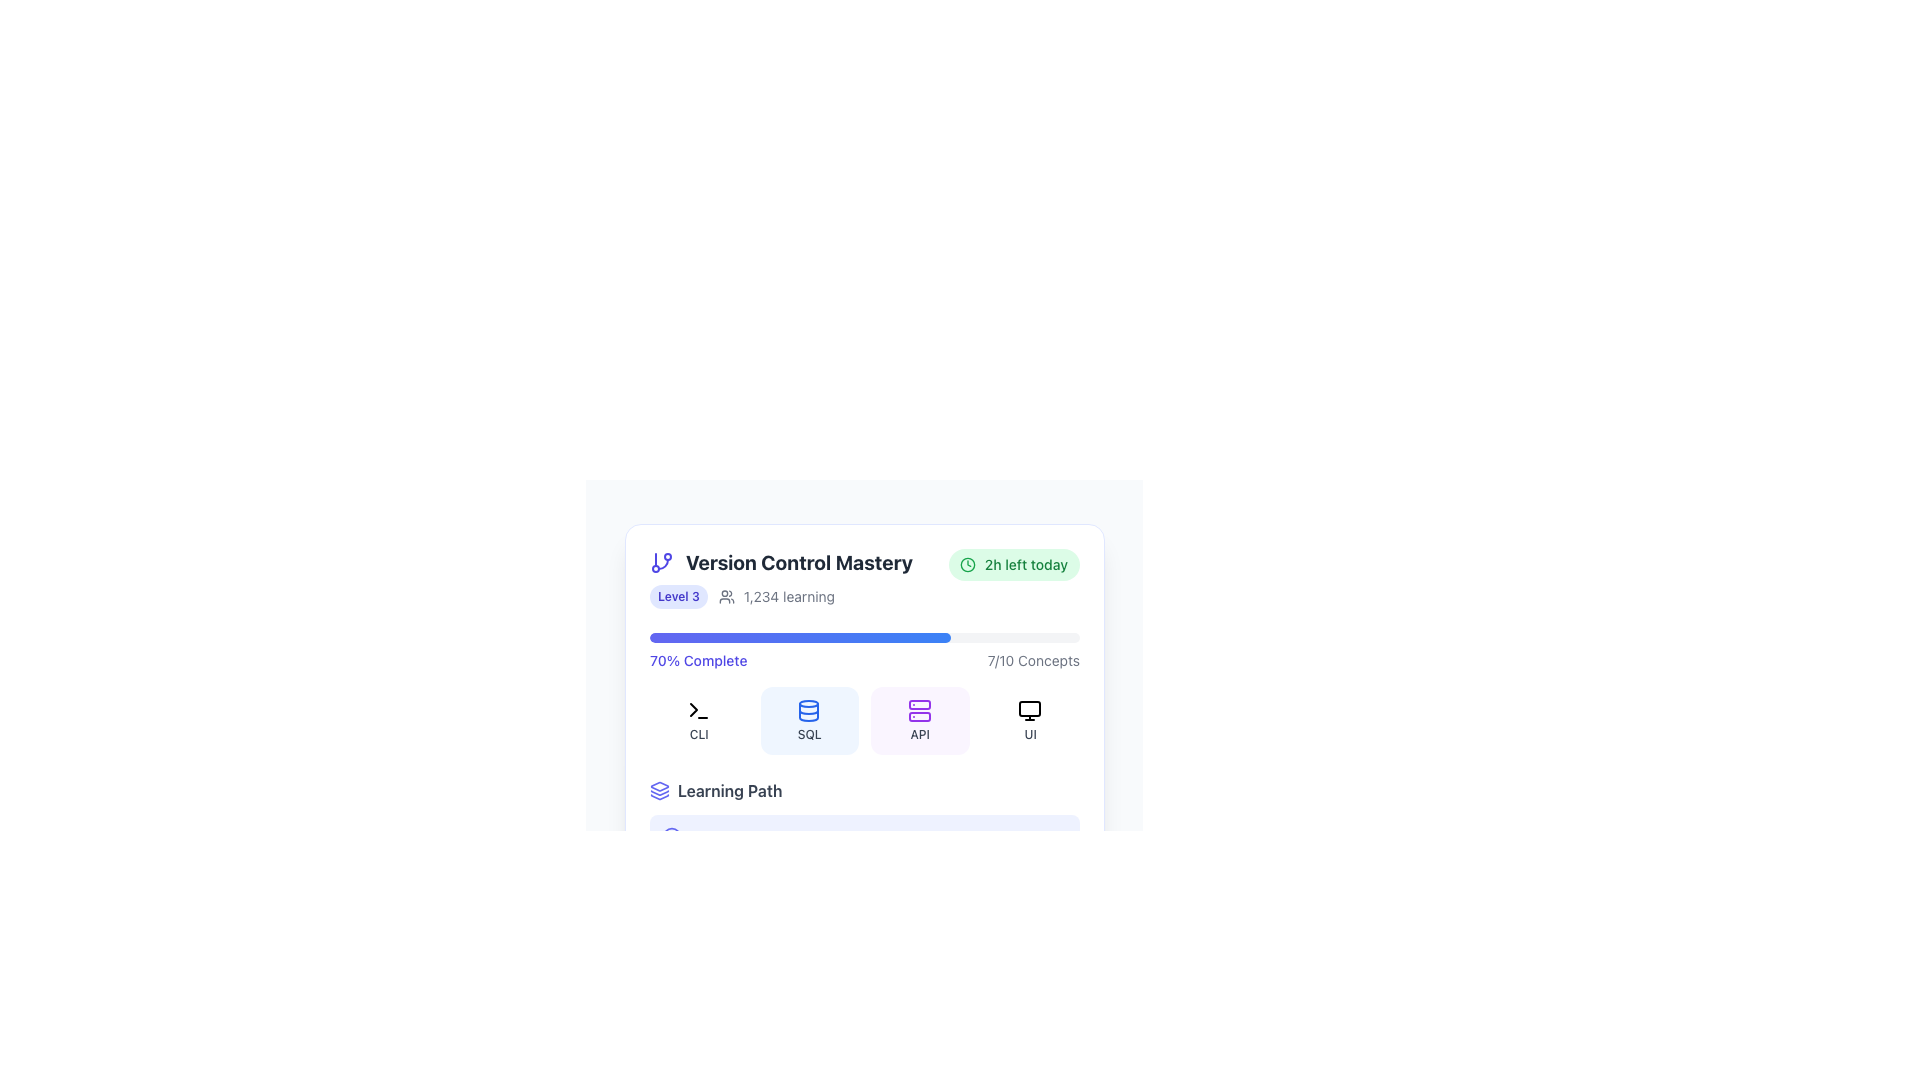 Image resolution: width=1920 pixels, height=1080 pixels. I want to click on the Text with Icon, which serves as the title or heading indicating the subject of version control mastery, located at the top of a card layout, so click(780, 563).